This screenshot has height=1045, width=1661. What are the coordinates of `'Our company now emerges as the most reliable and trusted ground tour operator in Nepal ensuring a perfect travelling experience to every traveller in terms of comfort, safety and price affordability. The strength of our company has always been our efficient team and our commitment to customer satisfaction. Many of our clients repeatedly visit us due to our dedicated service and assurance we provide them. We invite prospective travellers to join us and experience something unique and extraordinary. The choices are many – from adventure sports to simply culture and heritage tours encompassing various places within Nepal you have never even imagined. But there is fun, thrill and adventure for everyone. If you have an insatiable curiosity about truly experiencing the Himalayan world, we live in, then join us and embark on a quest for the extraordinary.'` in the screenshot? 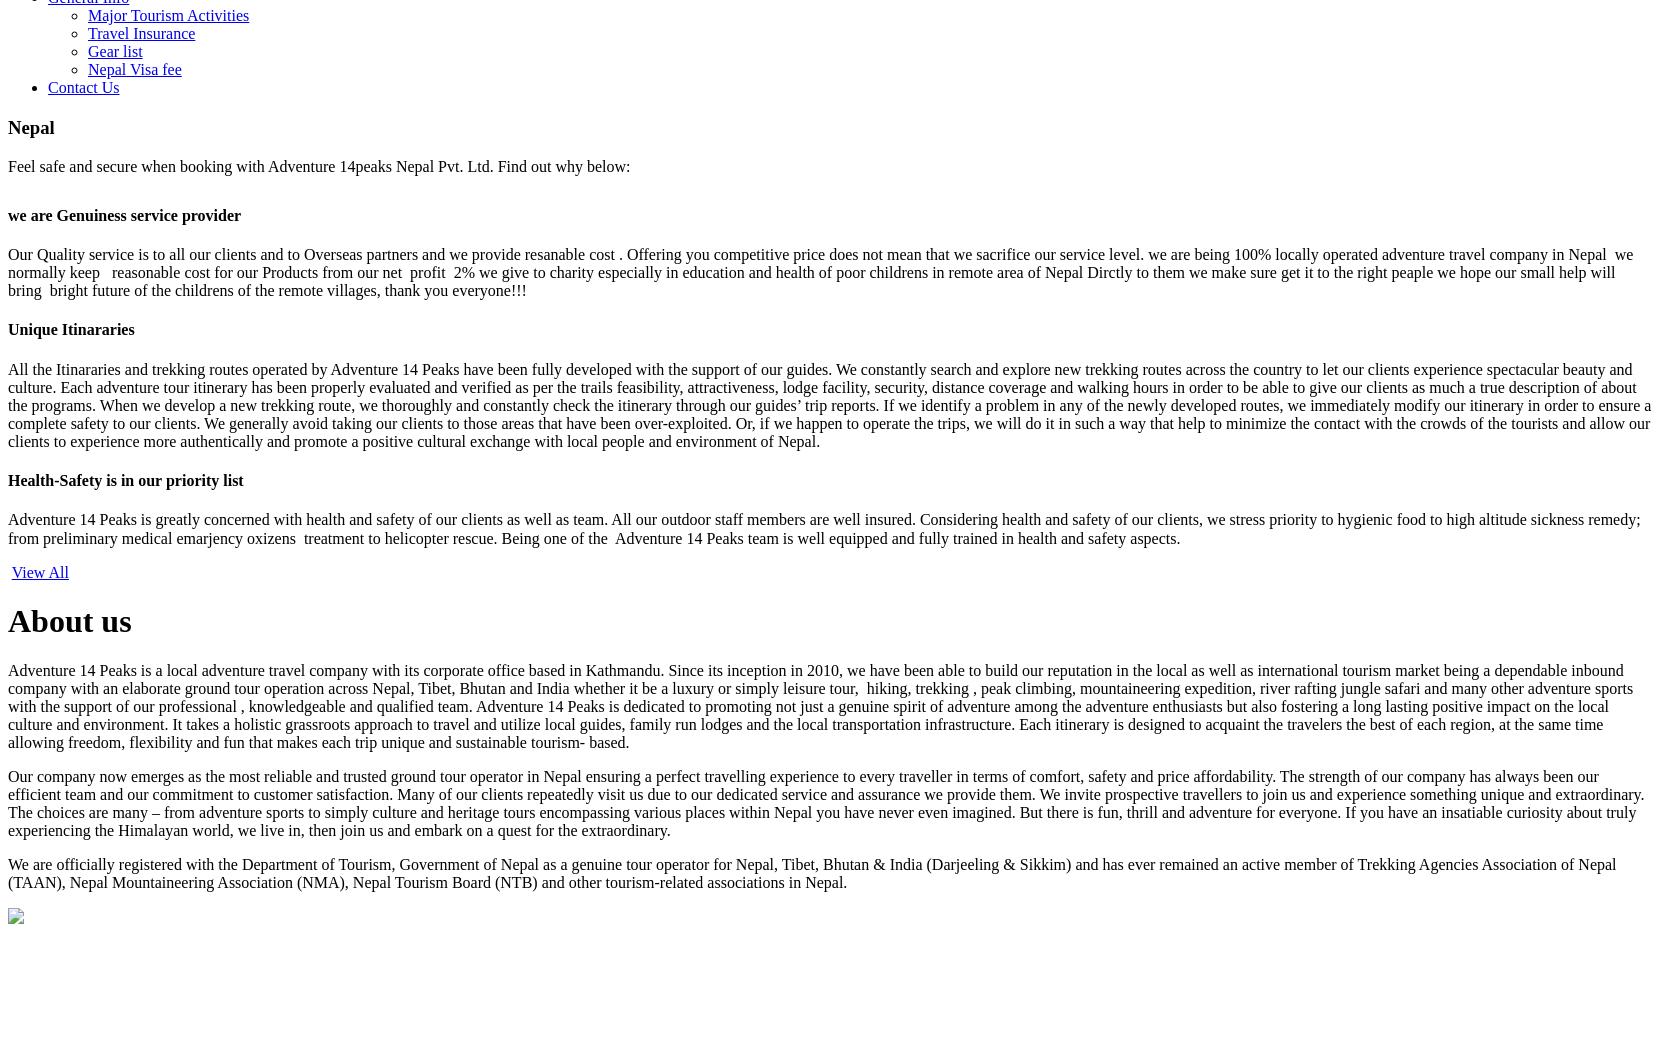 It's located at (6, 802).